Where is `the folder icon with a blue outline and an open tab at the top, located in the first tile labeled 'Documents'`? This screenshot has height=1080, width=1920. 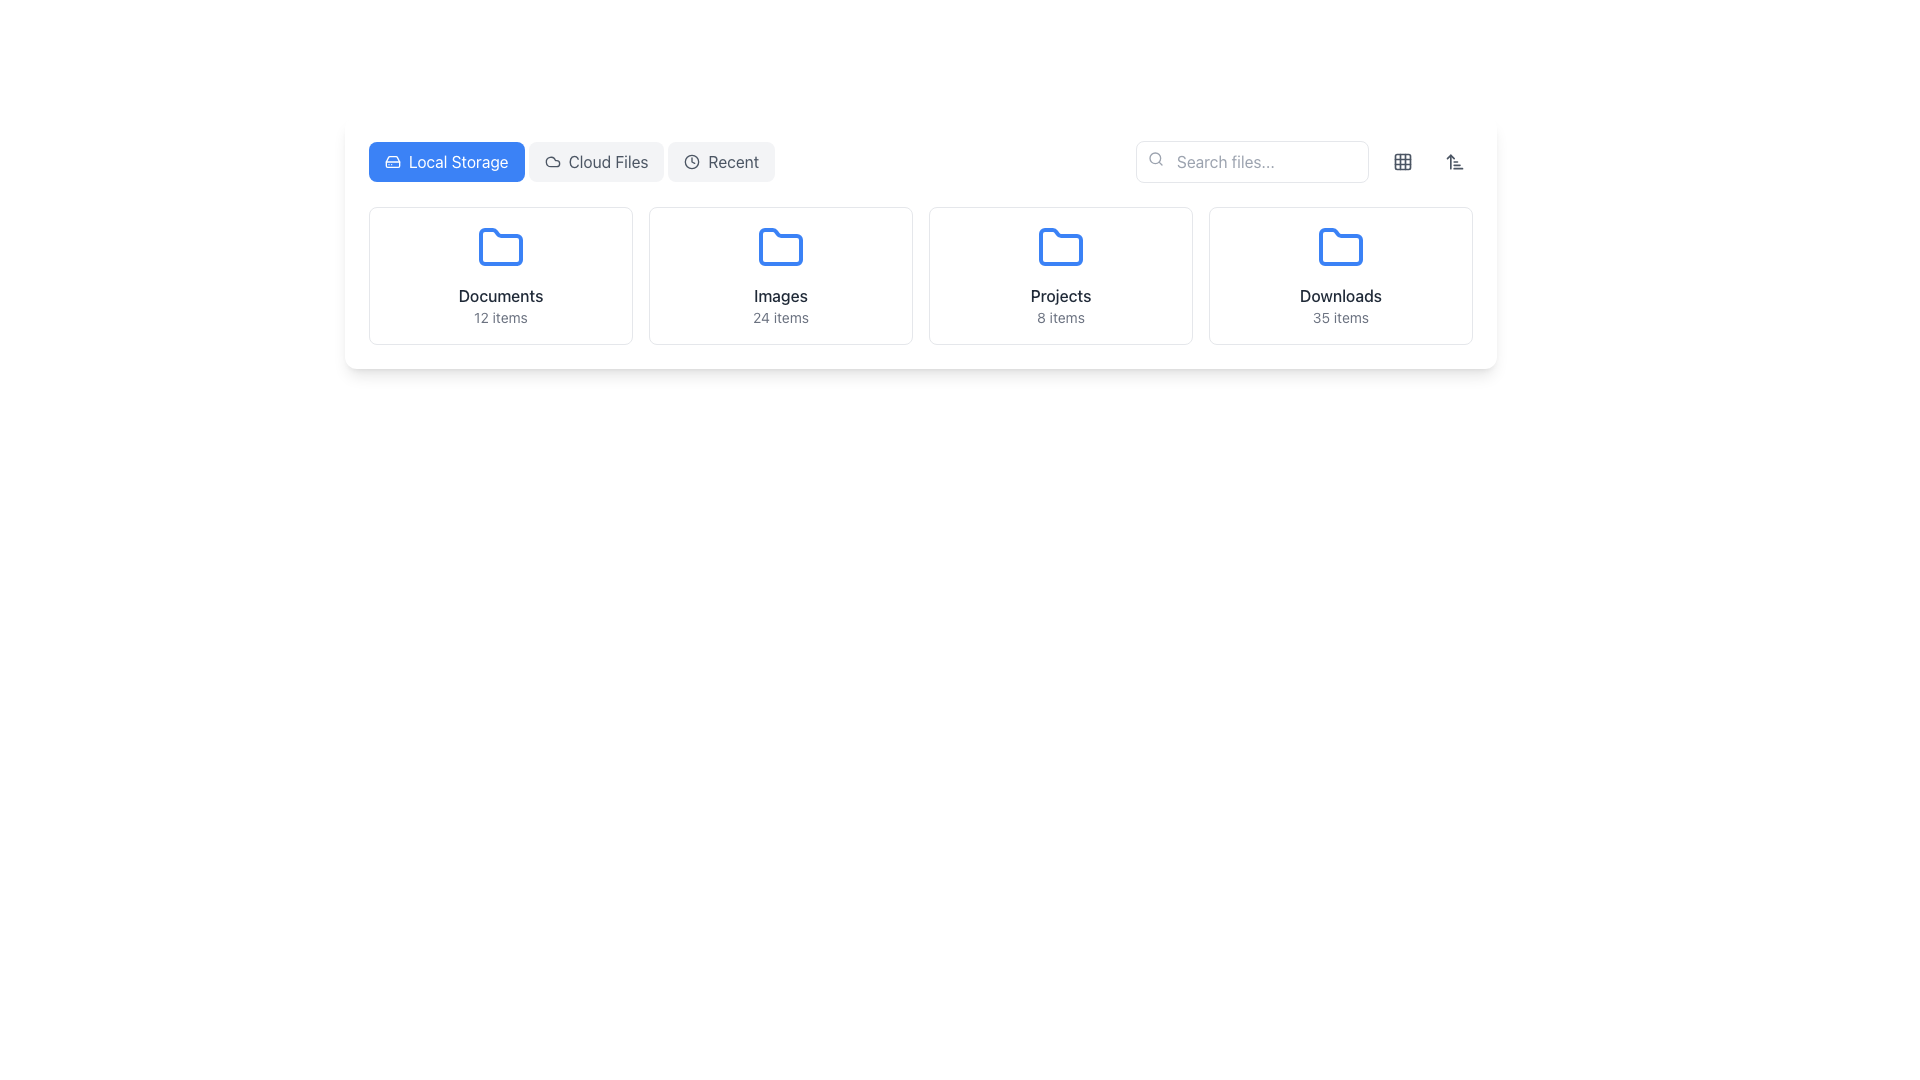
the folder icon with a blue outline and an open tab at the top, located in the first tile labeled 'Documents' is located at coordinates (500, 245).